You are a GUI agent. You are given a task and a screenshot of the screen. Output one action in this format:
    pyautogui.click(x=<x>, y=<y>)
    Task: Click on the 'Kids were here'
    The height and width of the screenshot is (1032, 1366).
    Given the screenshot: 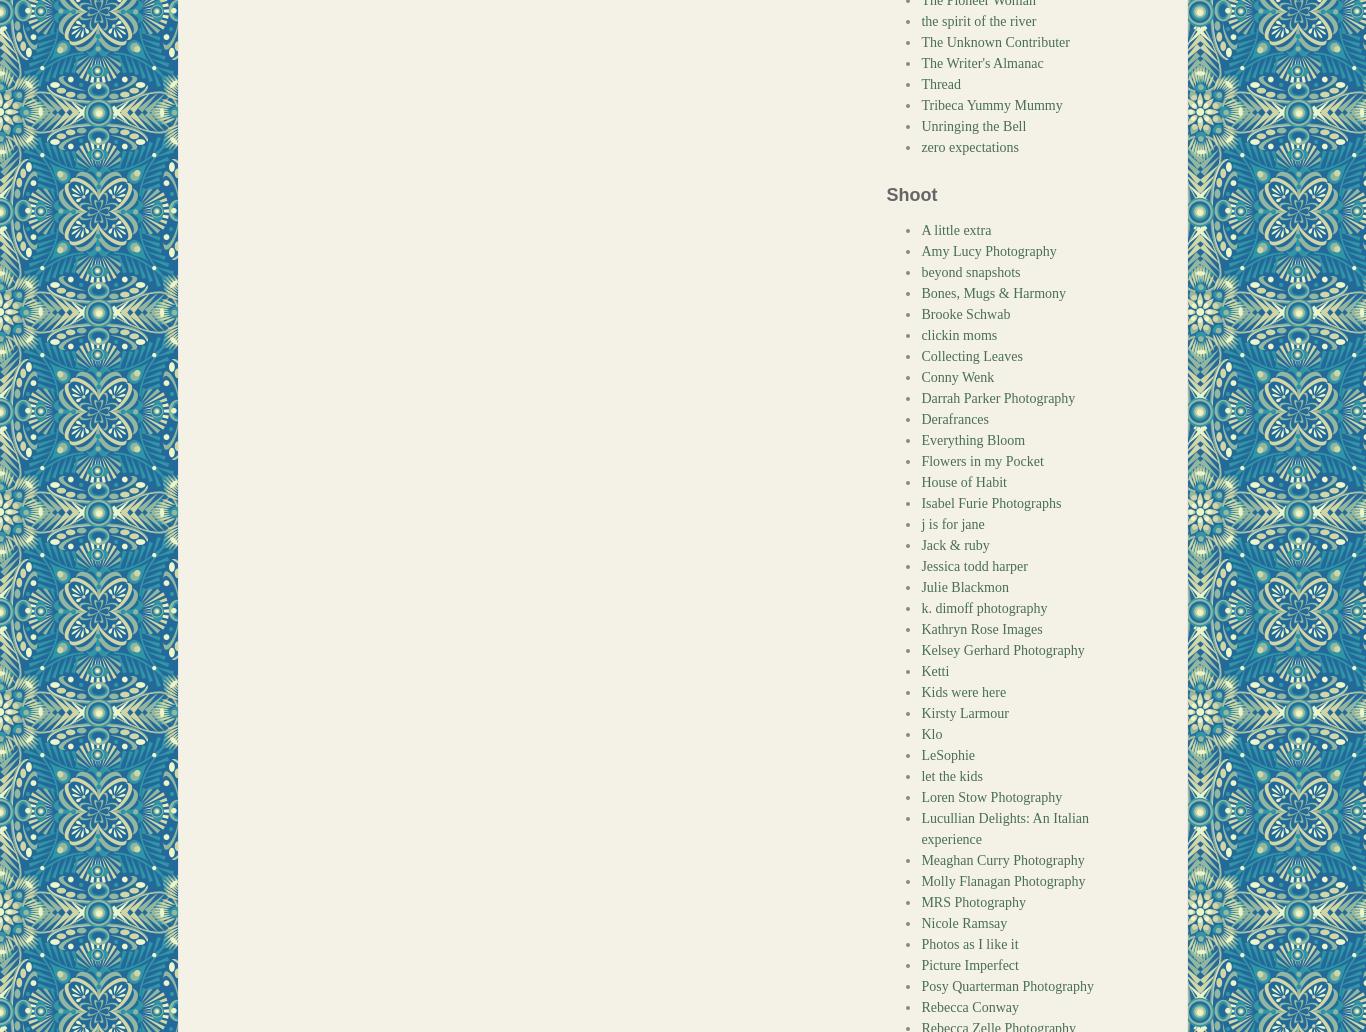 What is the action you would take?
    pyautogui.click(x=963, y=691)
    